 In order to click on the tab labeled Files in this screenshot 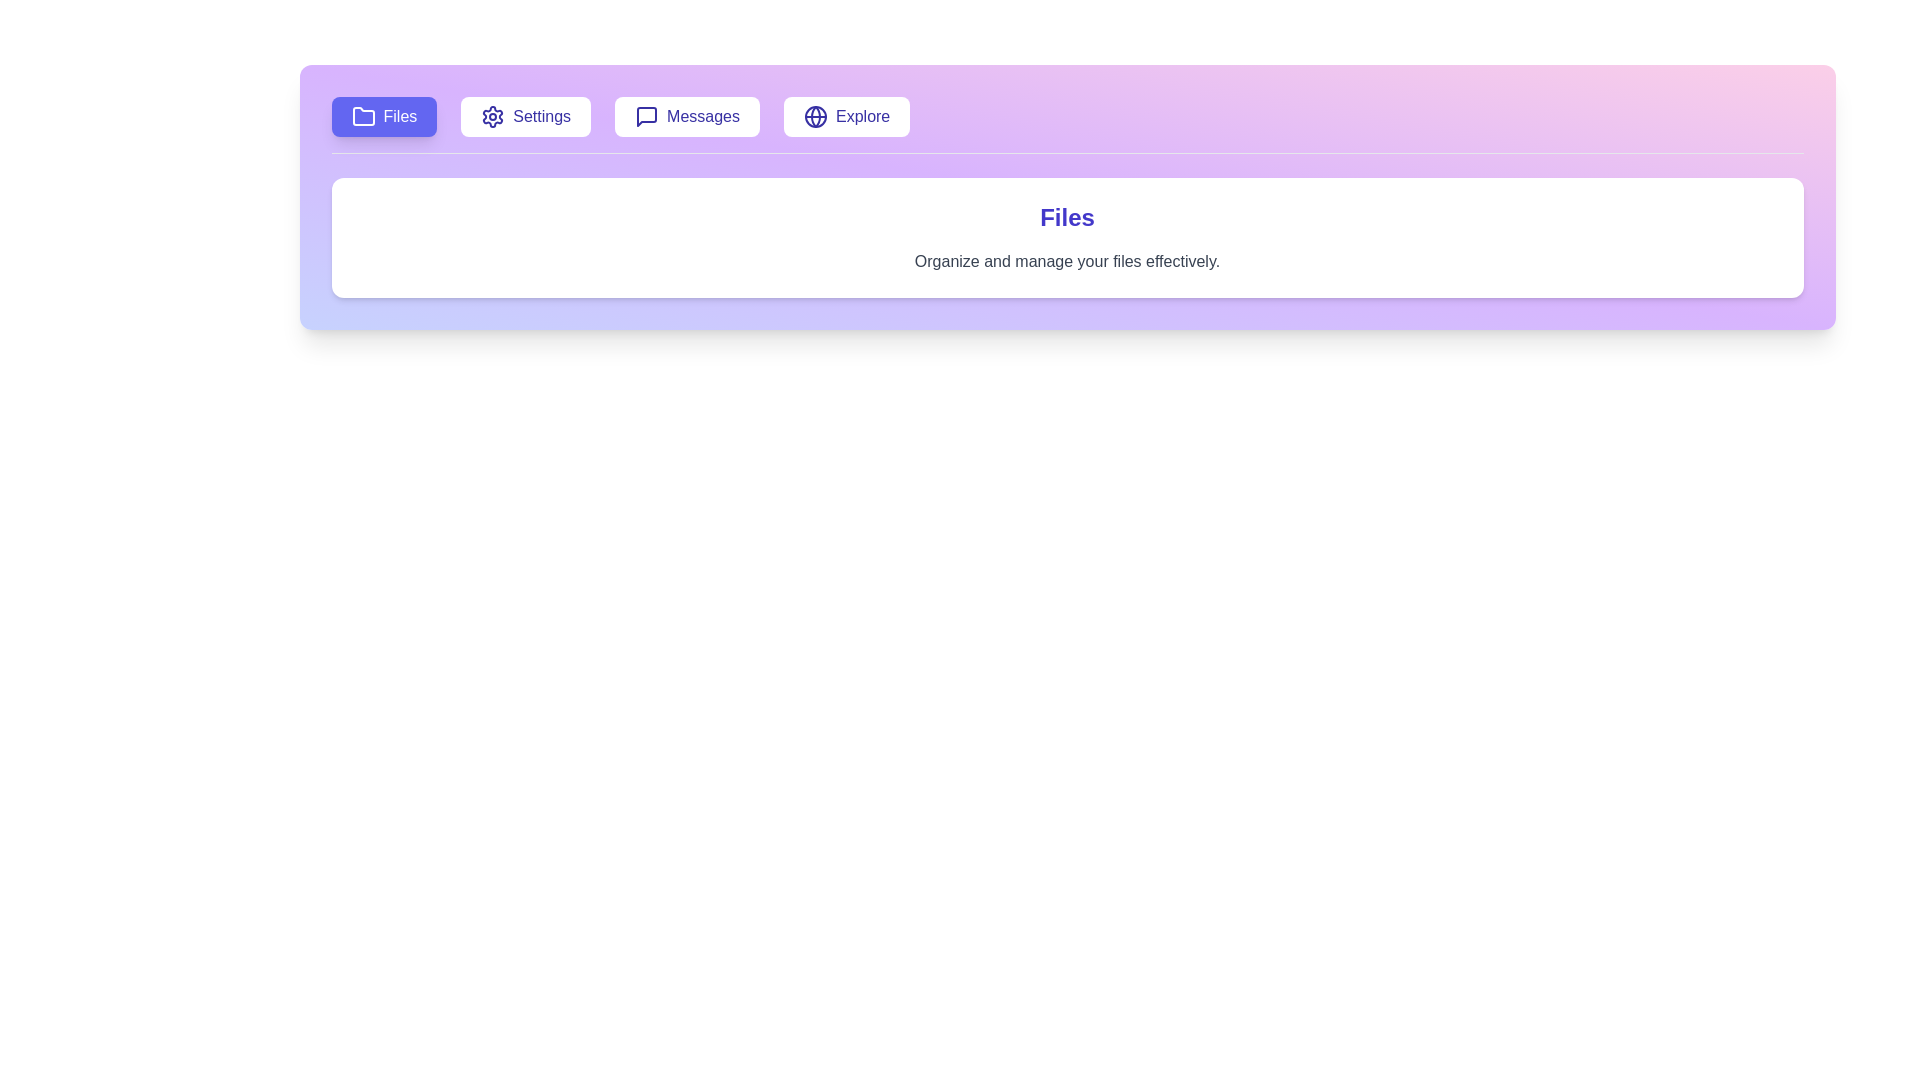, I will do `click(384, 116)`.